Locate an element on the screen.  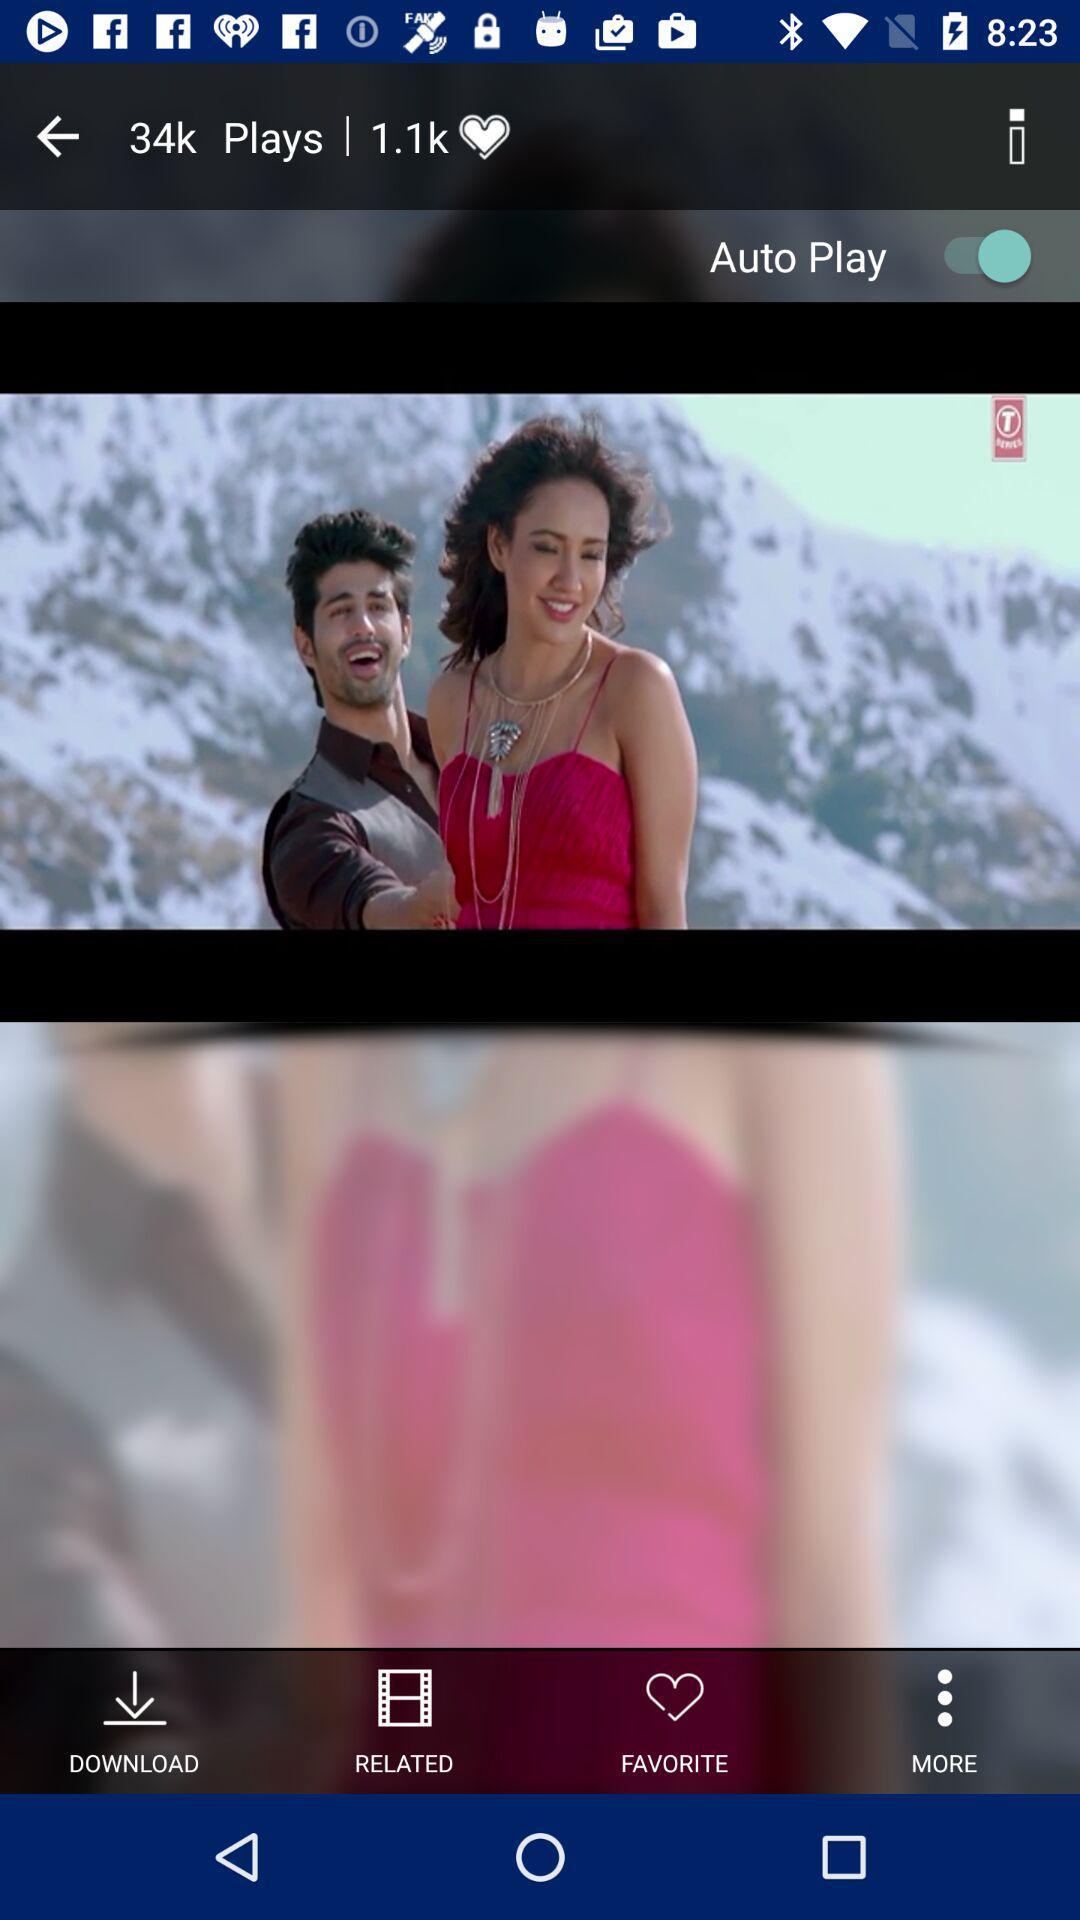
previous page is located at coordinates (56, 135).